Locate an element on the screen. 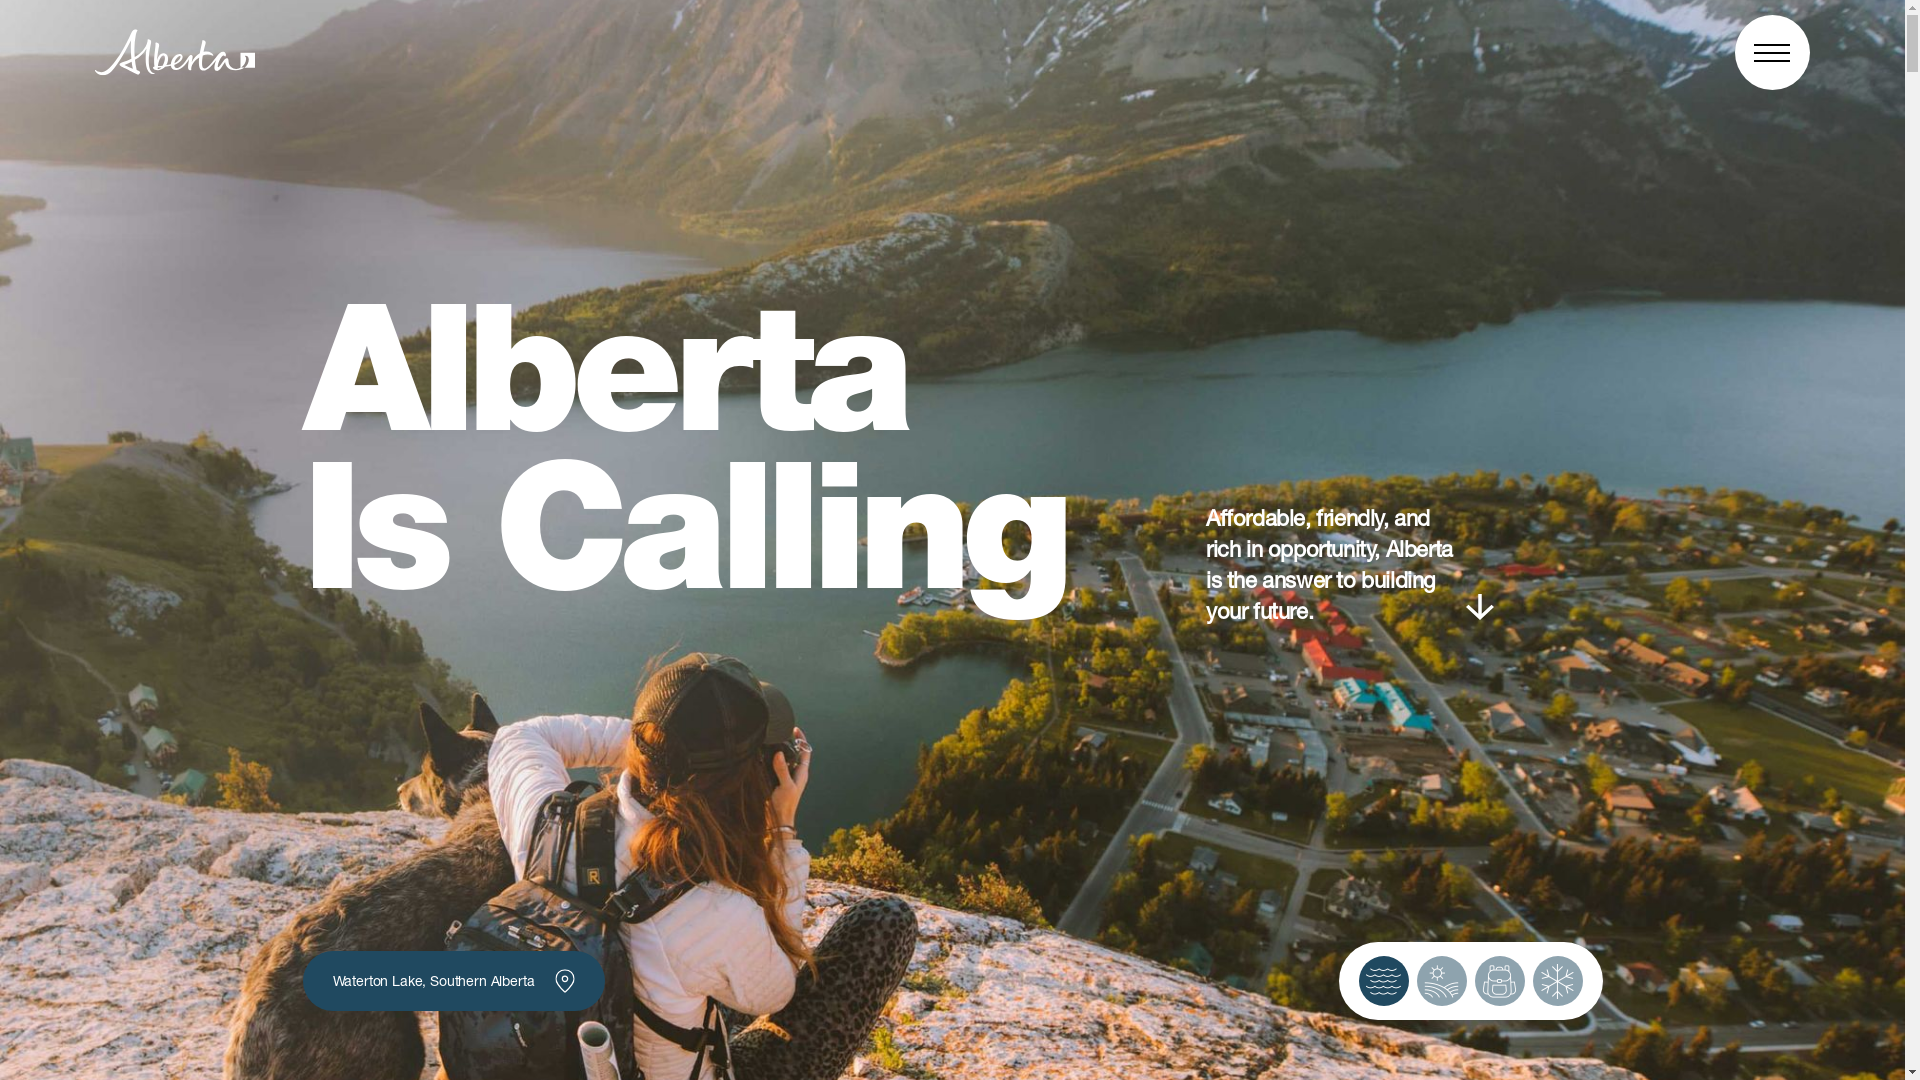  'Toggle Fall Image' is located at coordinates (1498, 979).